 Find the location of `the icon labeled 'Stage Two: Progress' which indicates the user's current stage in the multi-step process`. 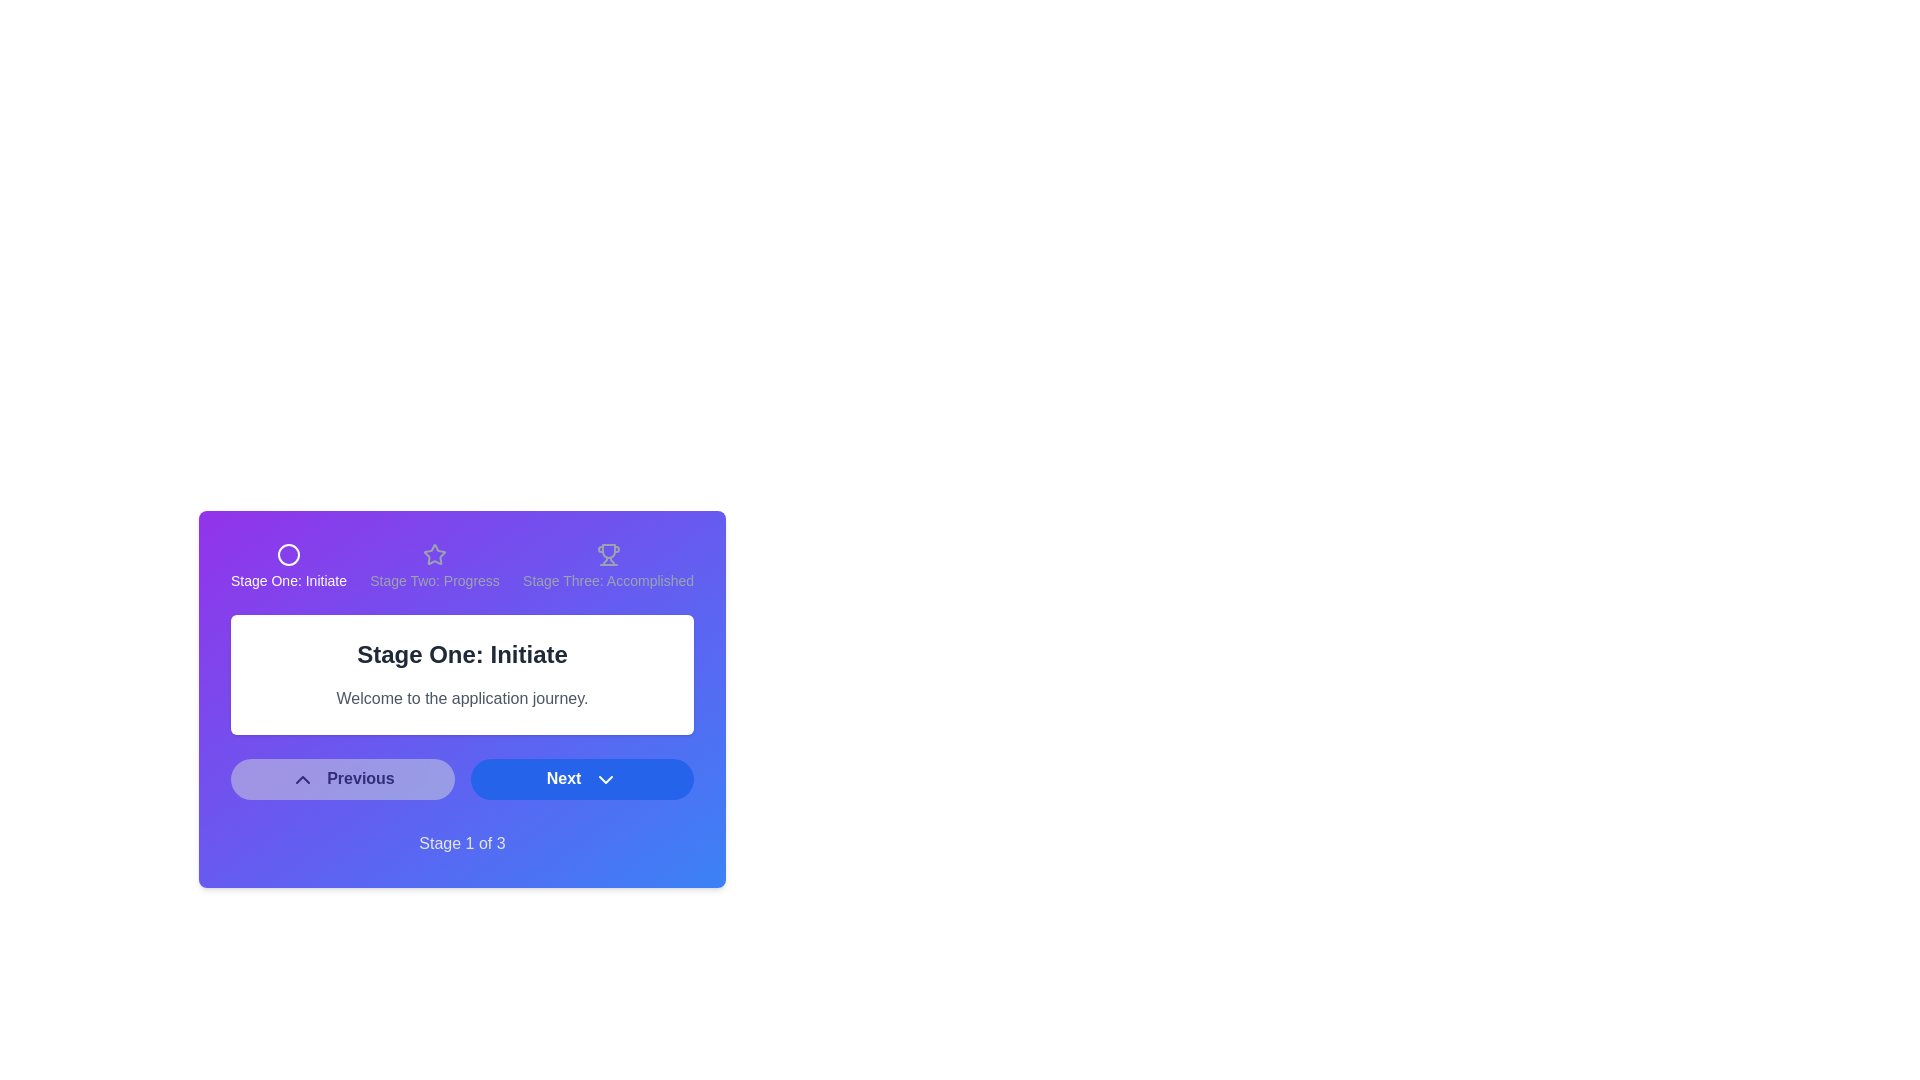

the icon labeled 'Stage Two: Progress' which indicates the user's current stage in the multi-step process is located at coordinates (434, 554).